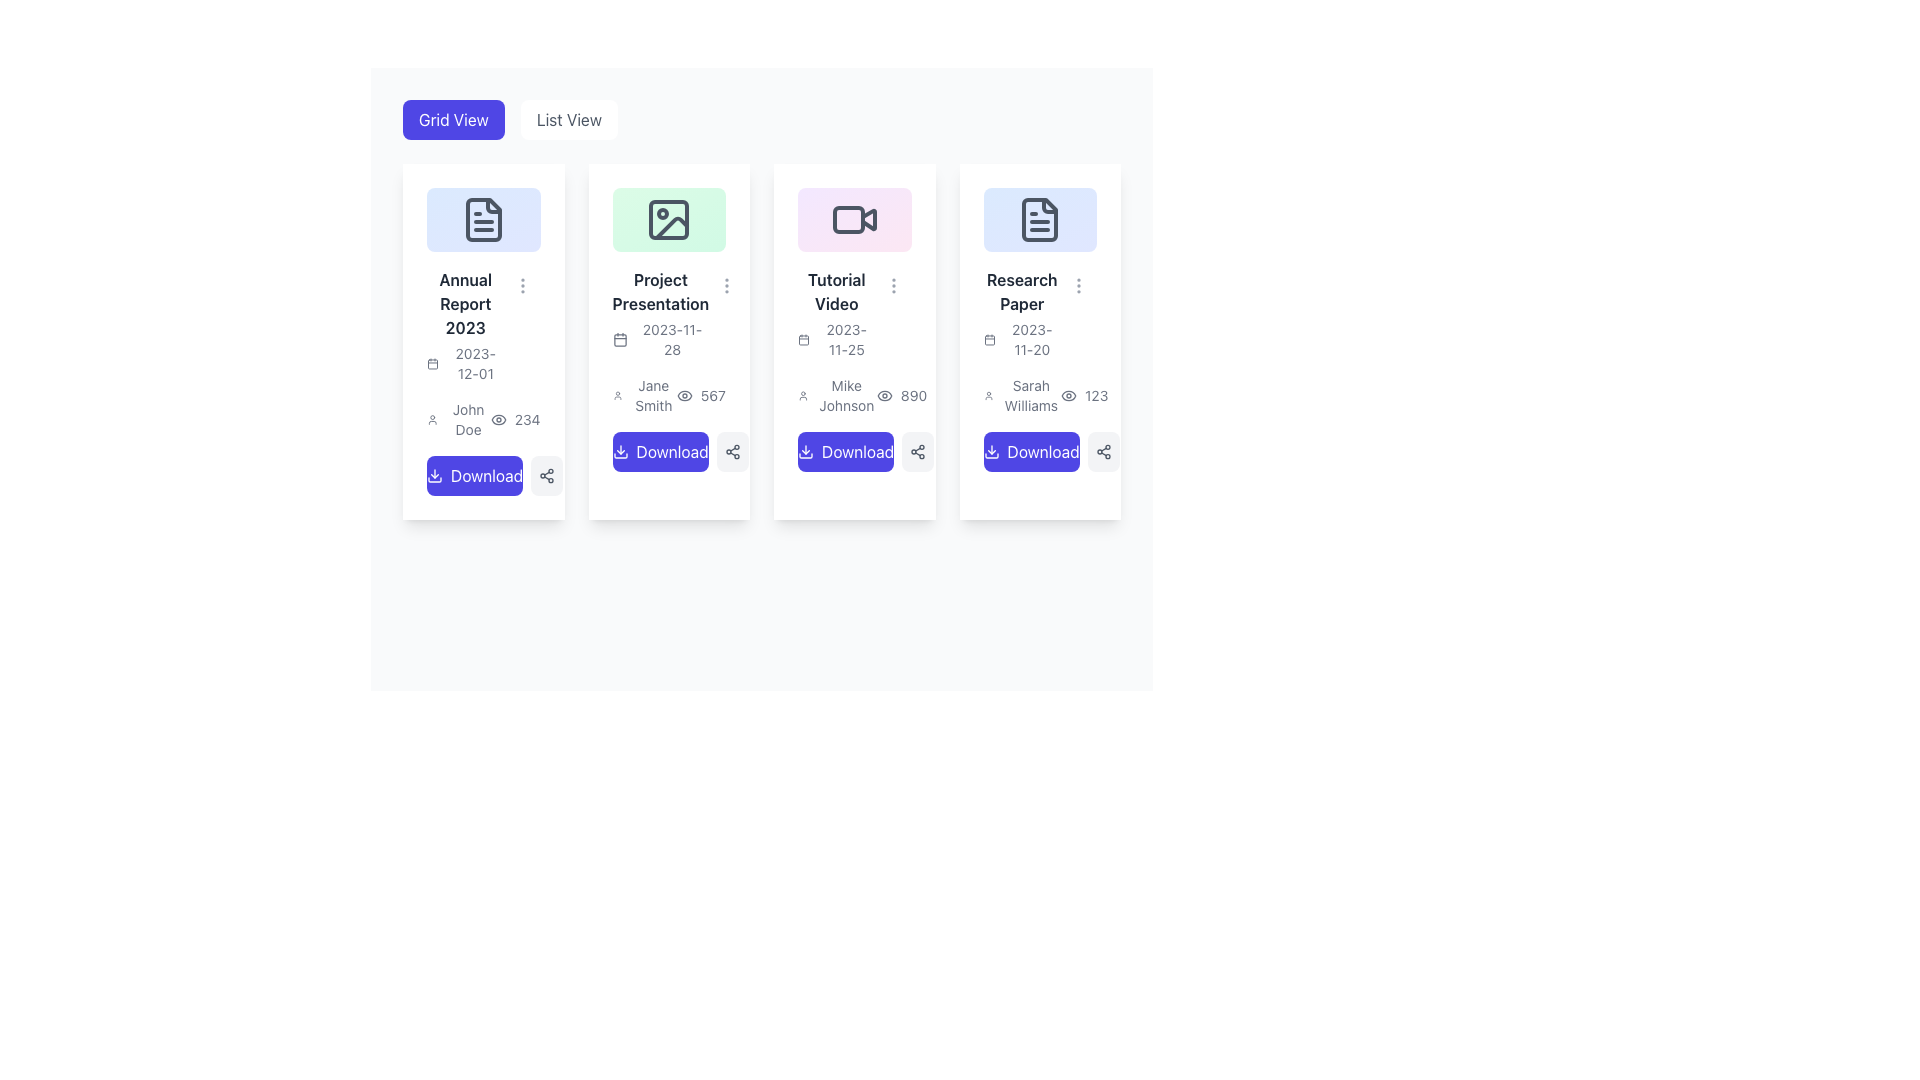 This screenshot has width=1920, height=1080. I want to click on the icon representation of document content within the first card labeled 'Annual Report 2023', so click(483, 219).